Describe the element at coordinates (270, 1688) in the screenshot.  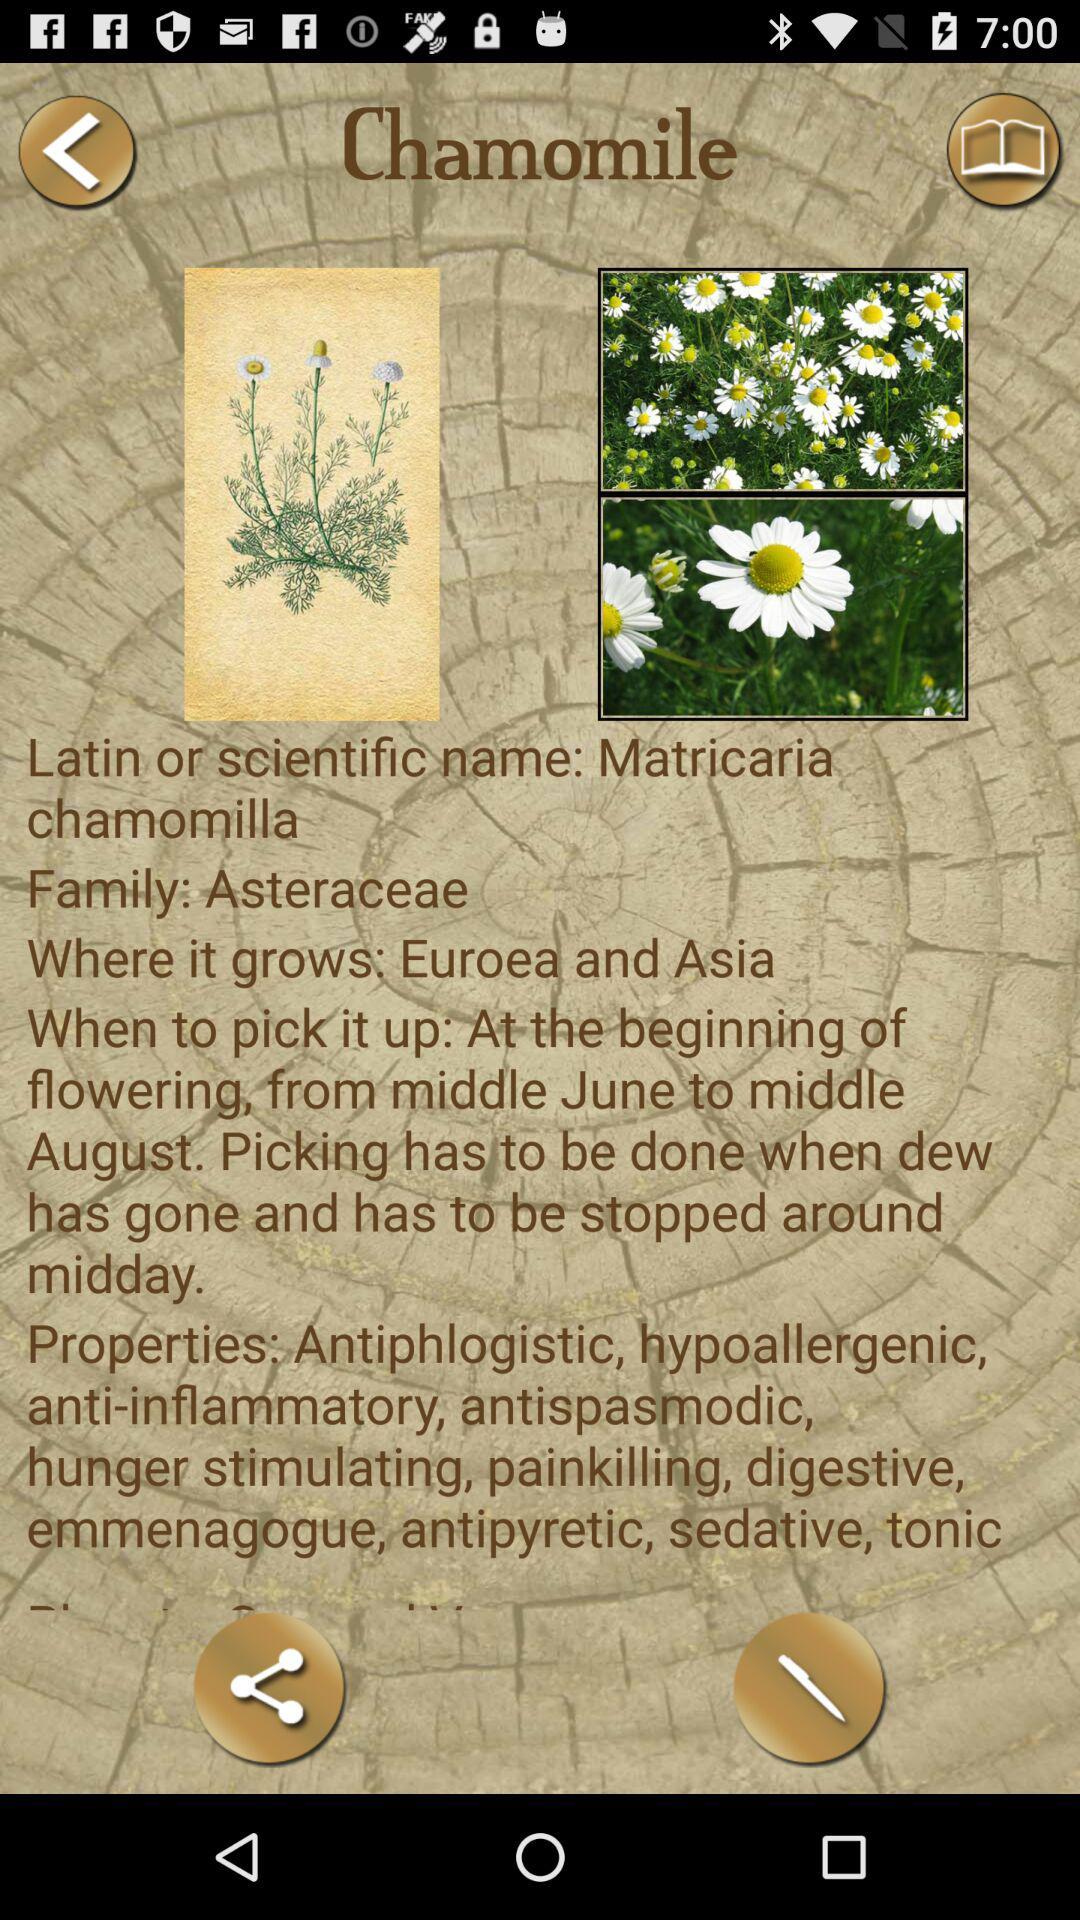
I see `the item below planets sun and app` at that location.